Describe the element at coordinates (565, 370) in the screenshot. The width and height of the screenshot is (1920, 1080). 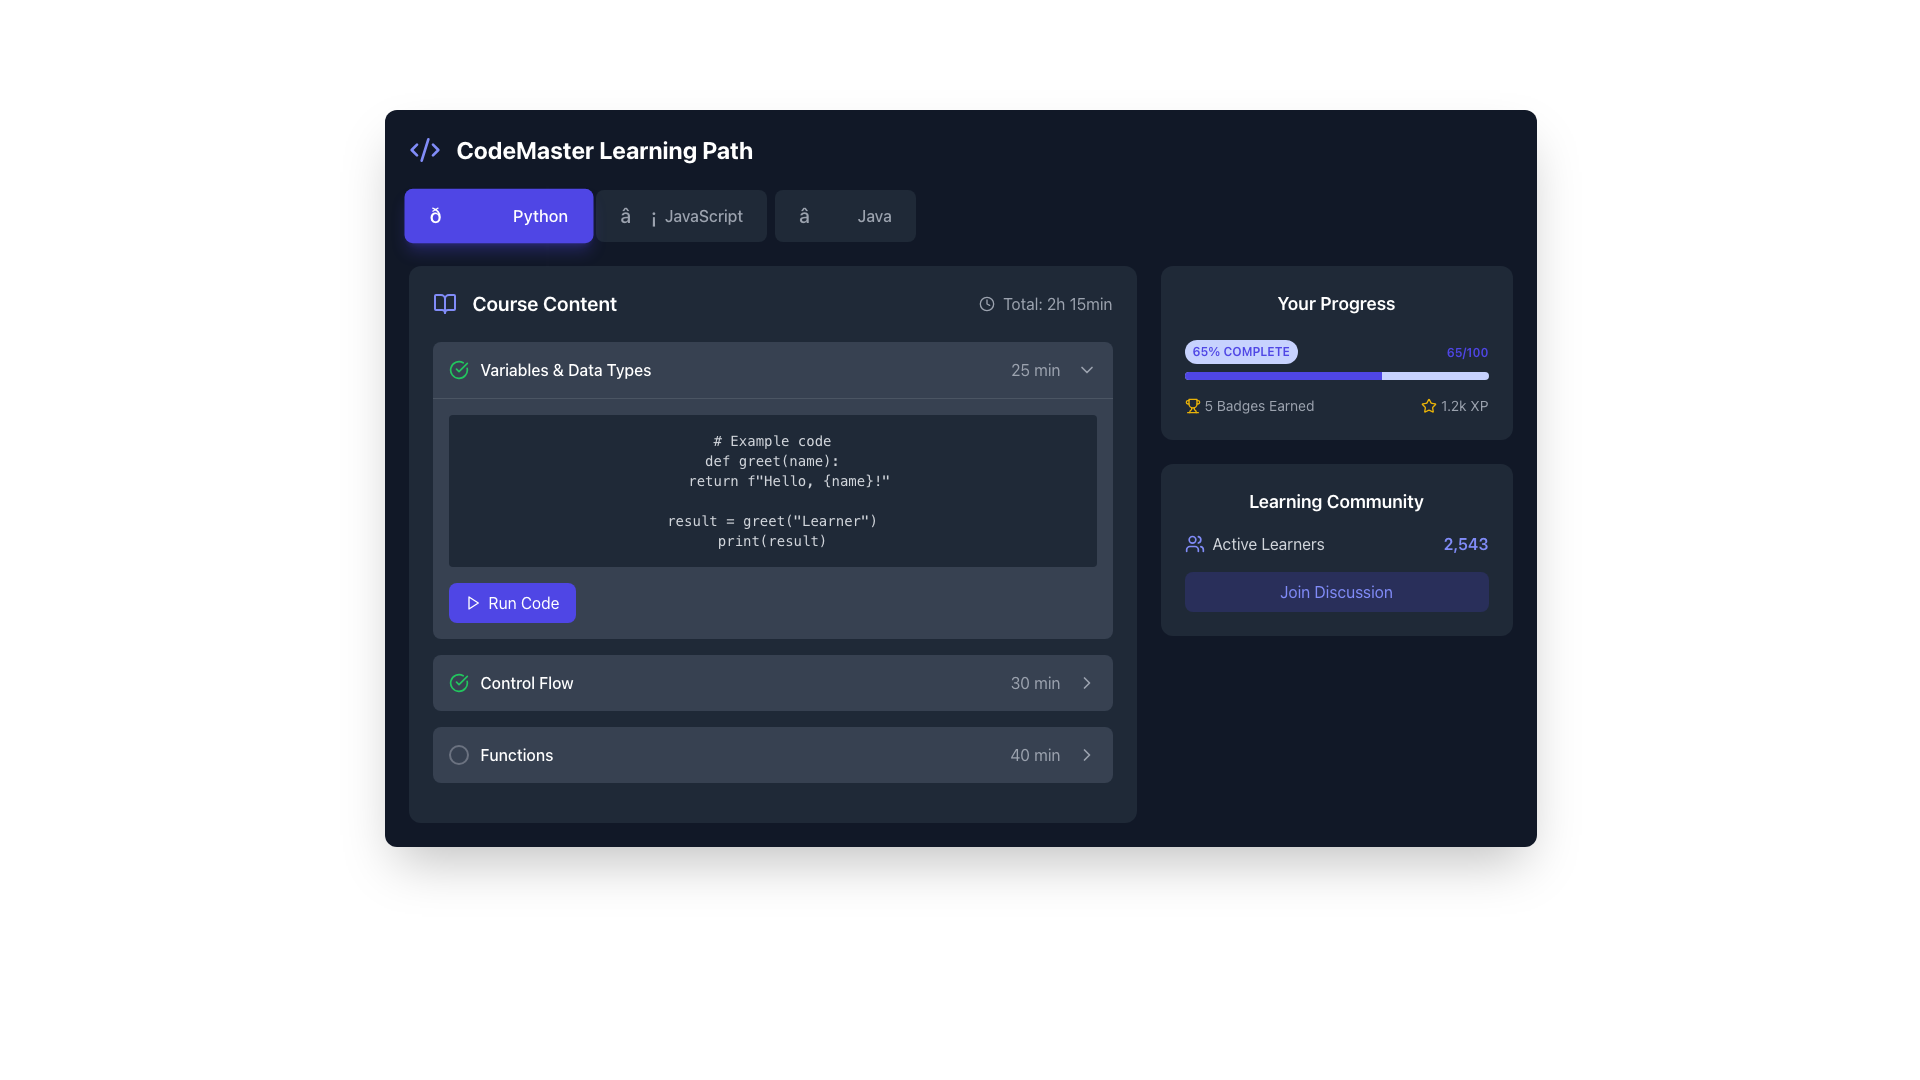
I see `the Text label located in the 'Course Content' section, positioned to the left of a code example and above the 'Run Code' button, which is accompanied by a green checkmark icon` at that location.